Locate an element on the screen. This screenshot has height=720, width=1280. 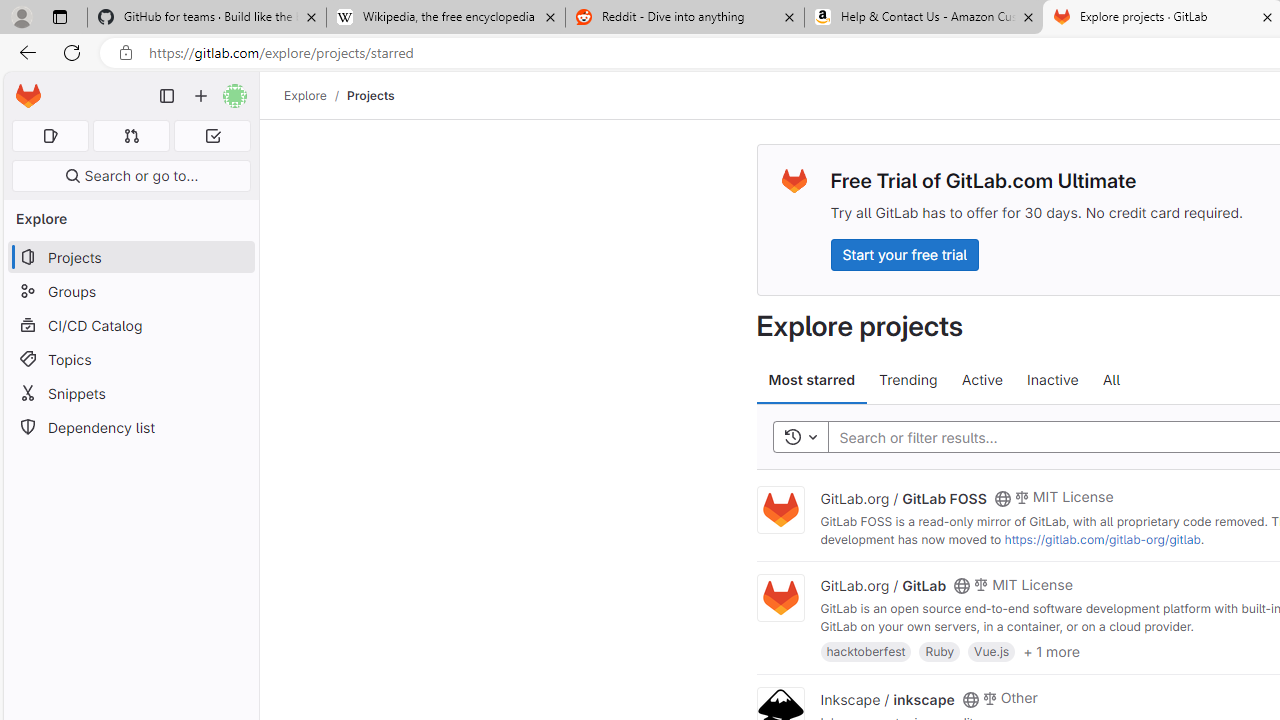
'CI/CD Catalog' is located at coordinates (130, 324).